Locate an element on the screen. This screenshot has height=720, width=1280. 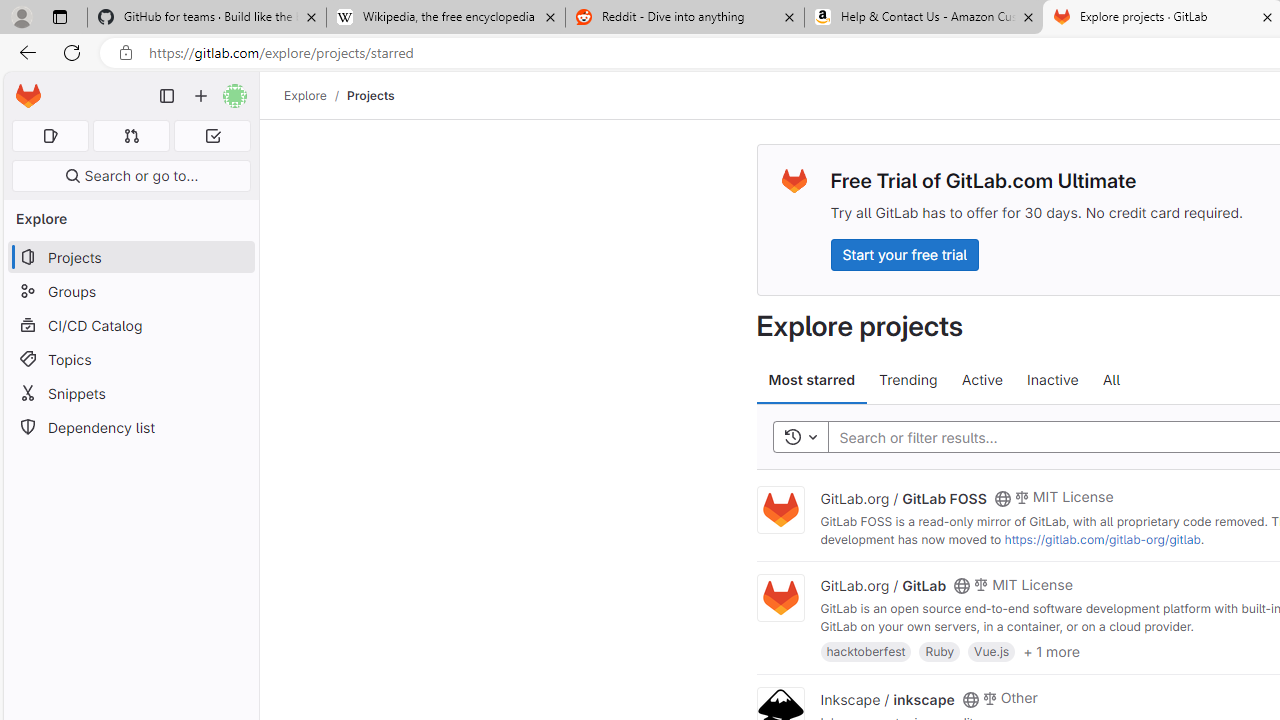
'CI/CD Catalog' is located at coordinates (130, 324).